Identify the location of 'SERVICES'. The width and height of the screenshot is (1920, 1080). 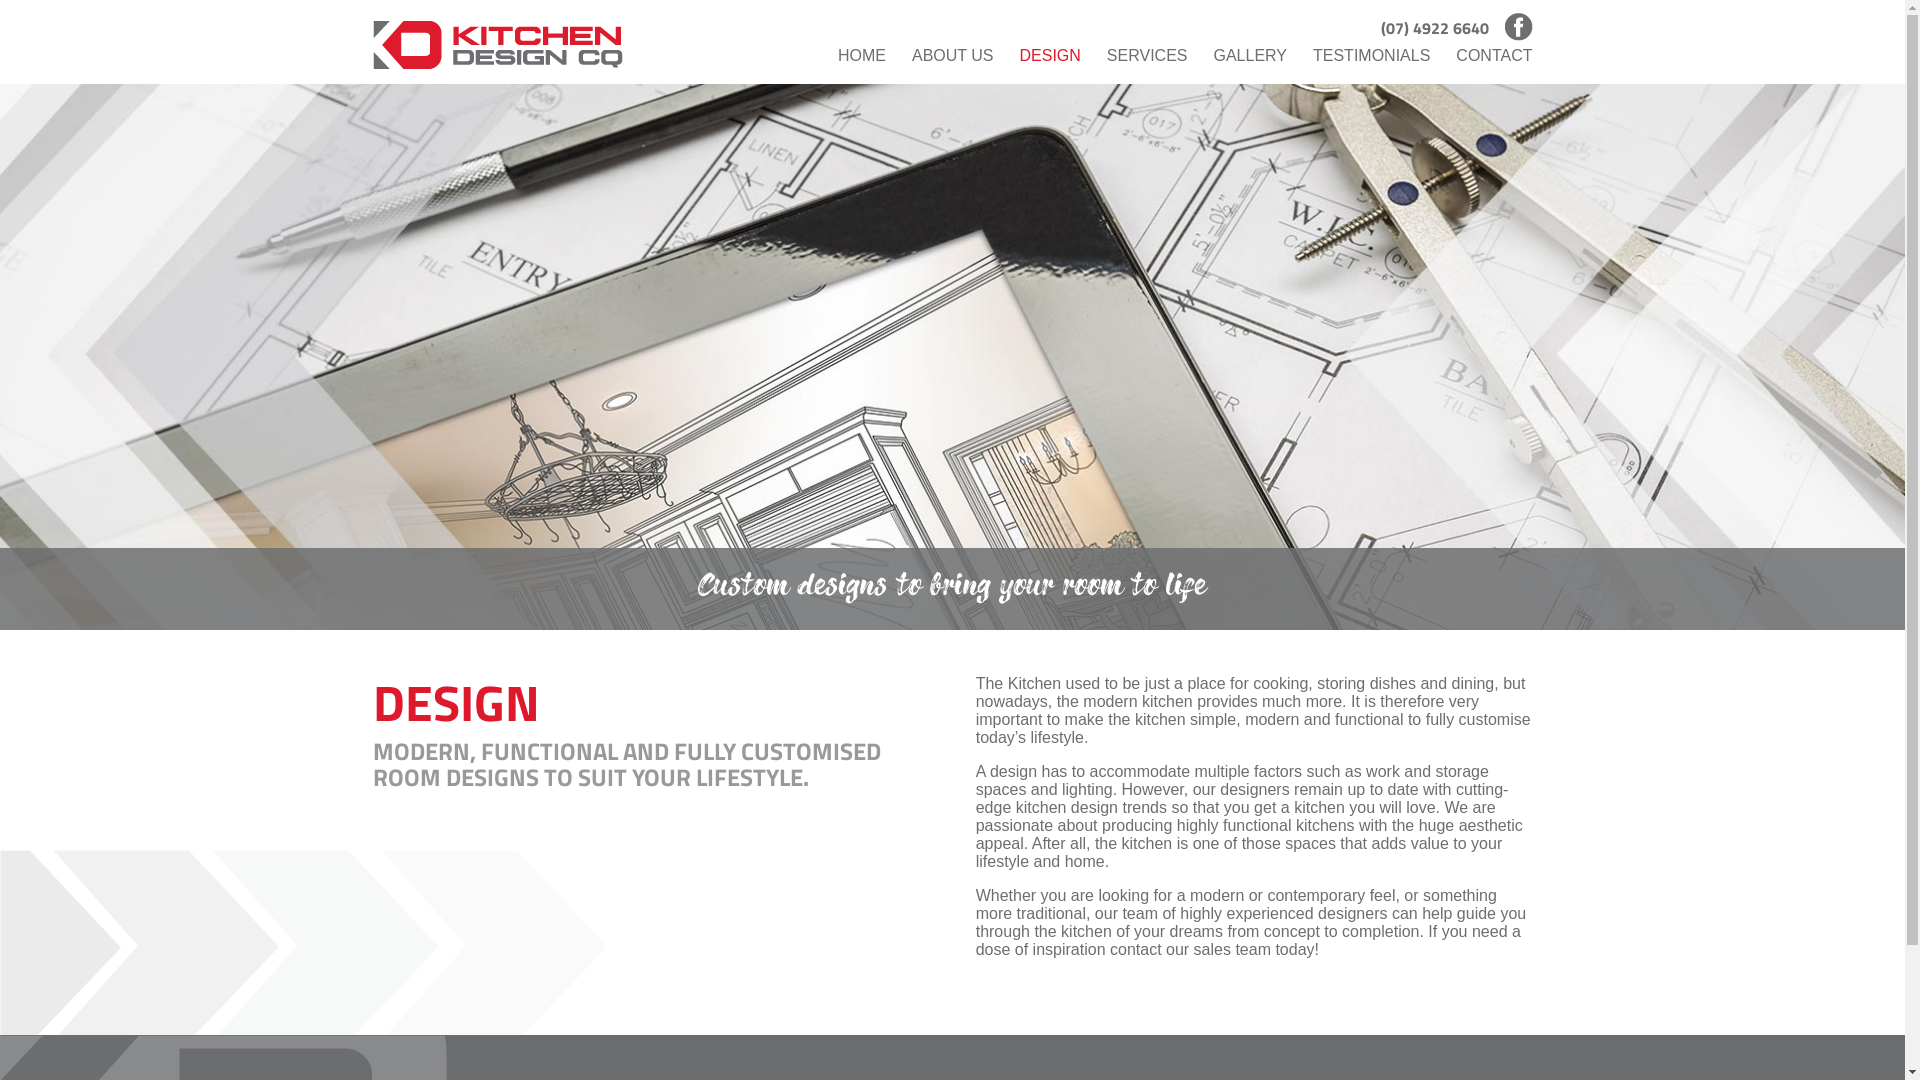
(1147, 55).